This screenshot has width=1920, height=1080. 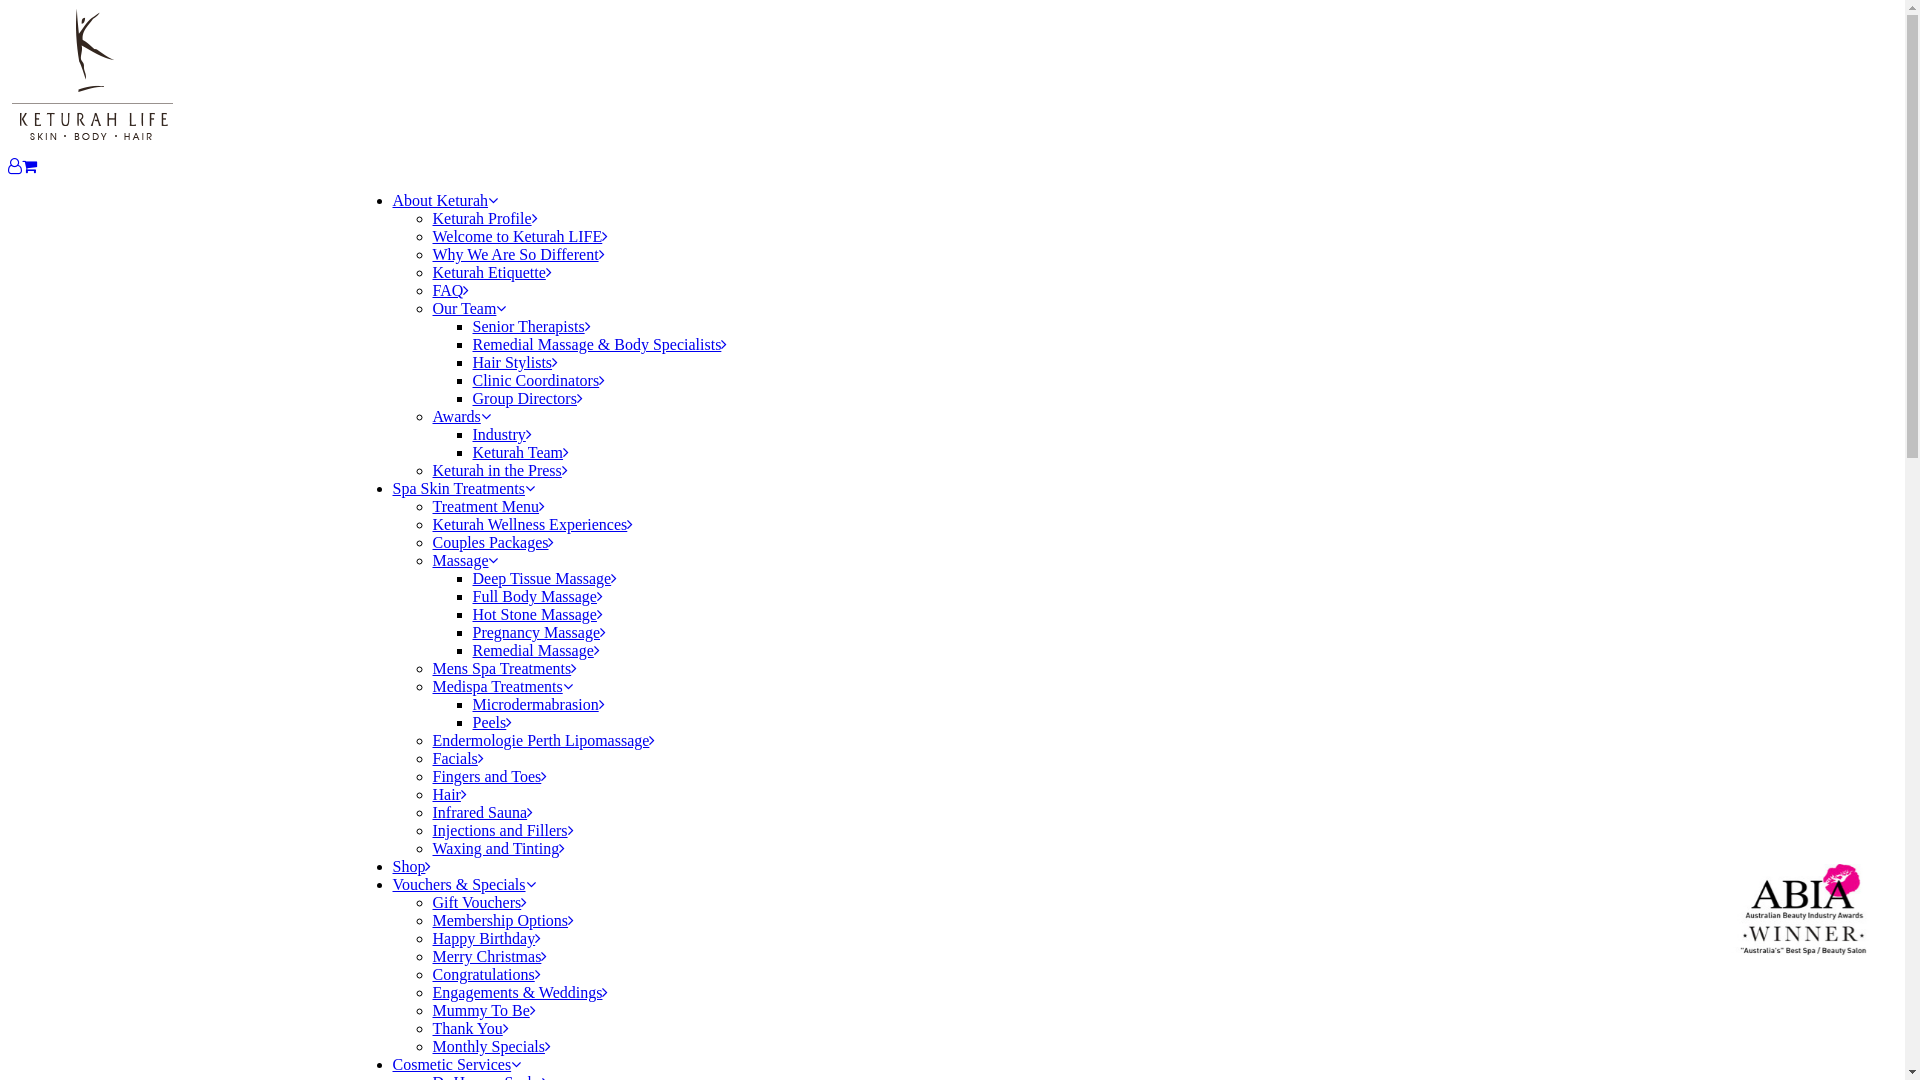 I want to click on 'Pregnancy Massage', so click(x=538, y=632).